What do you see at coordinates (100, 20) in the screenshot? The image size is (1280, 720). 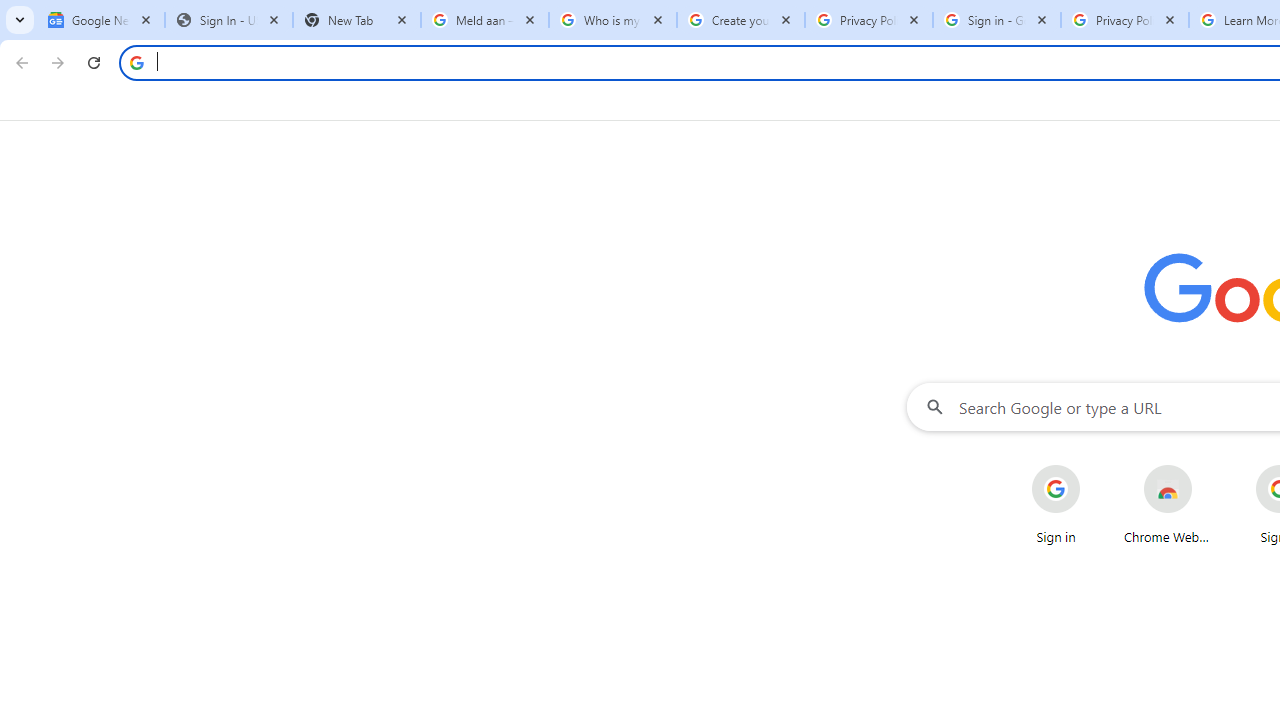 I see `'Google News'` at bounding box center [100, 20].